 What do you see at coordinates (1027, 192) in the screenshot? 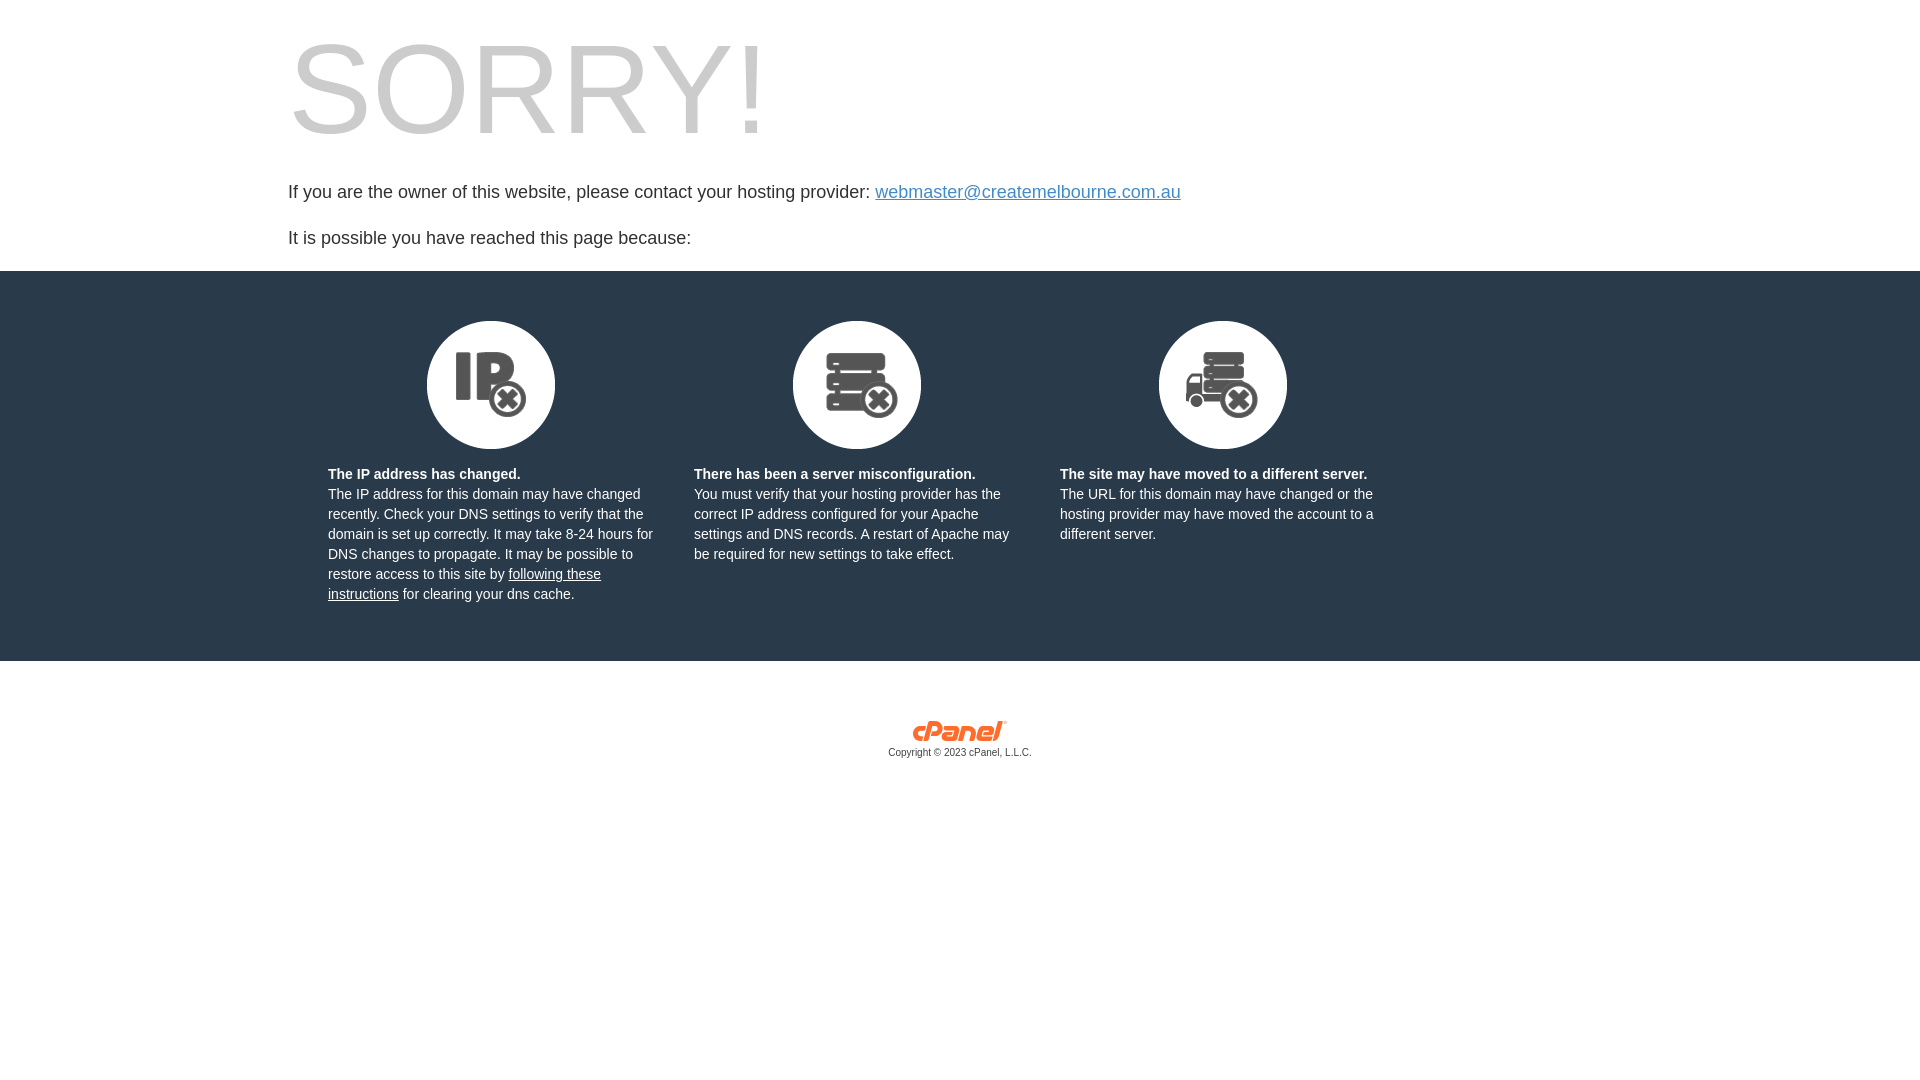
I see `'webmaster@createmelbourne.com.au'` at bounding box center [1027, 192].